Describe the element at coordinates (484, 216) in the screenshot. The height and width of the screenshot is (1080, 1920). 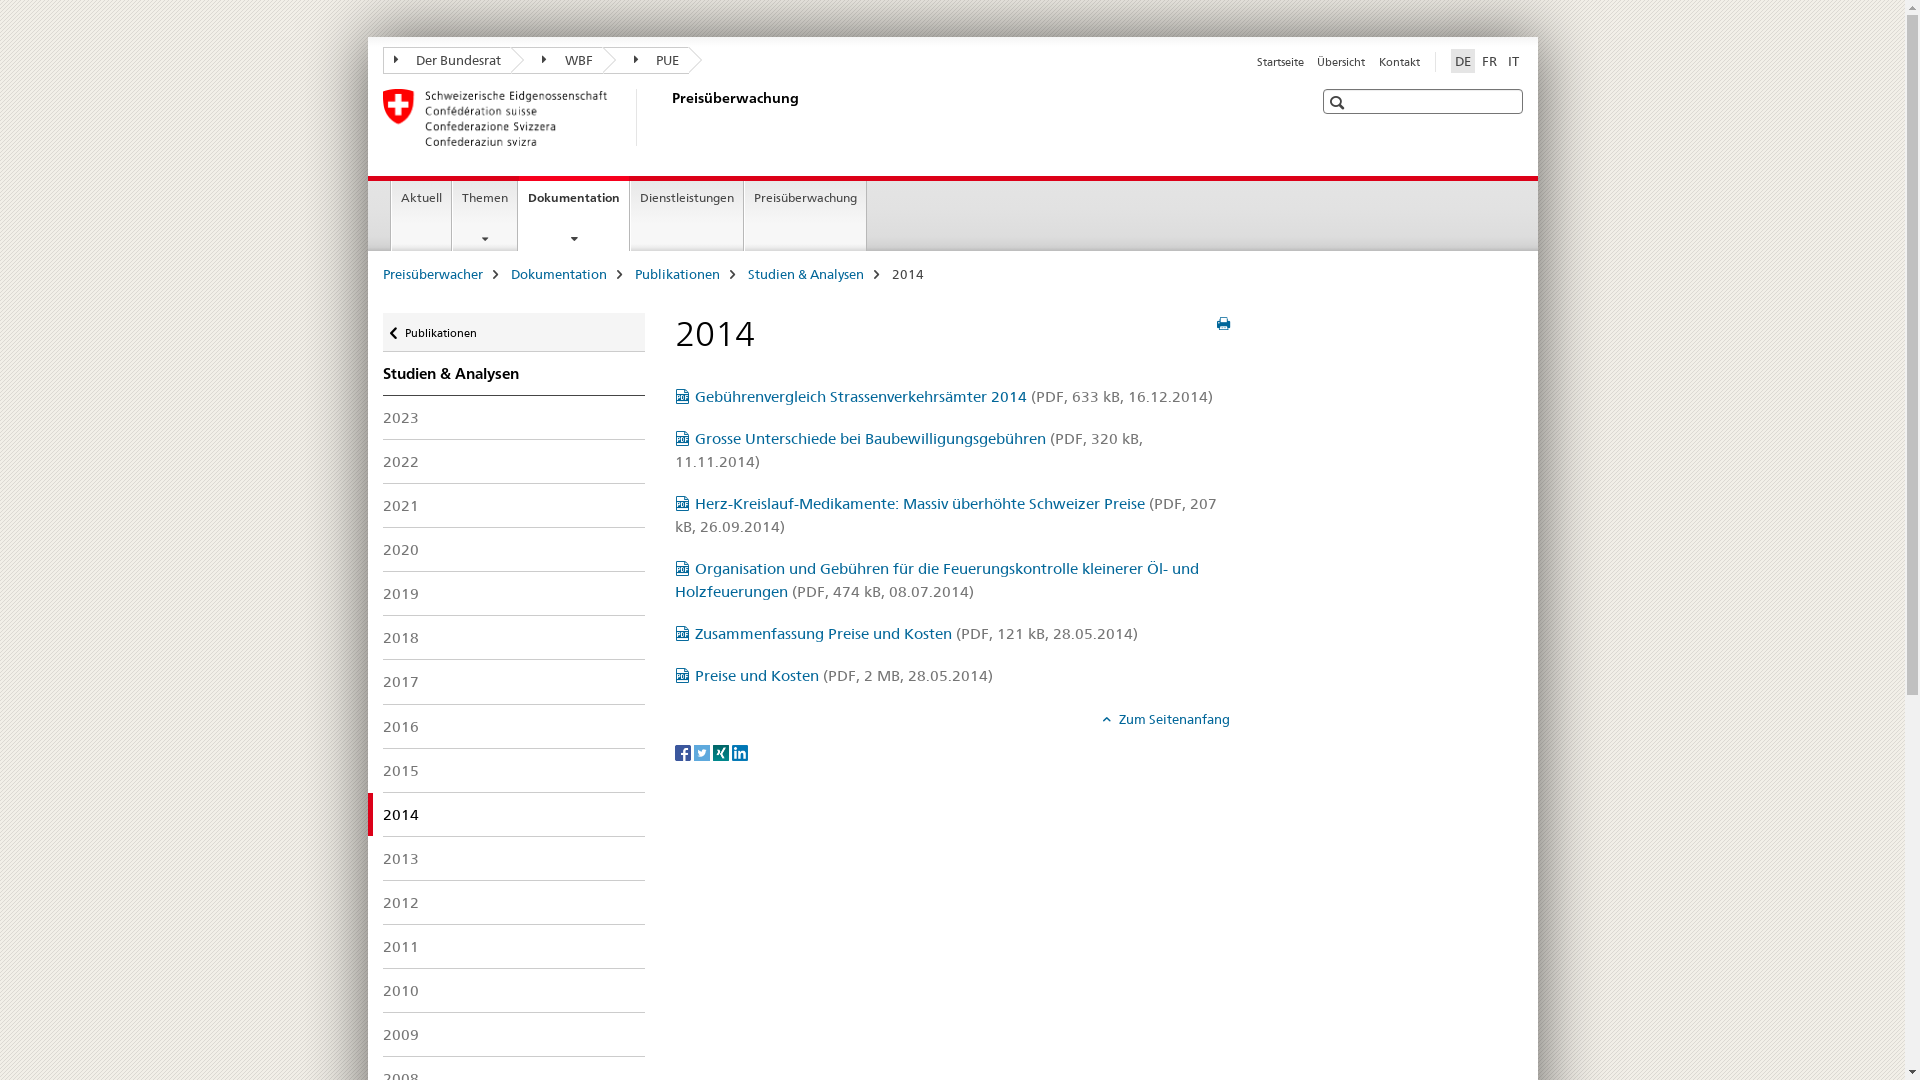
I see `'Themen'` at that location.